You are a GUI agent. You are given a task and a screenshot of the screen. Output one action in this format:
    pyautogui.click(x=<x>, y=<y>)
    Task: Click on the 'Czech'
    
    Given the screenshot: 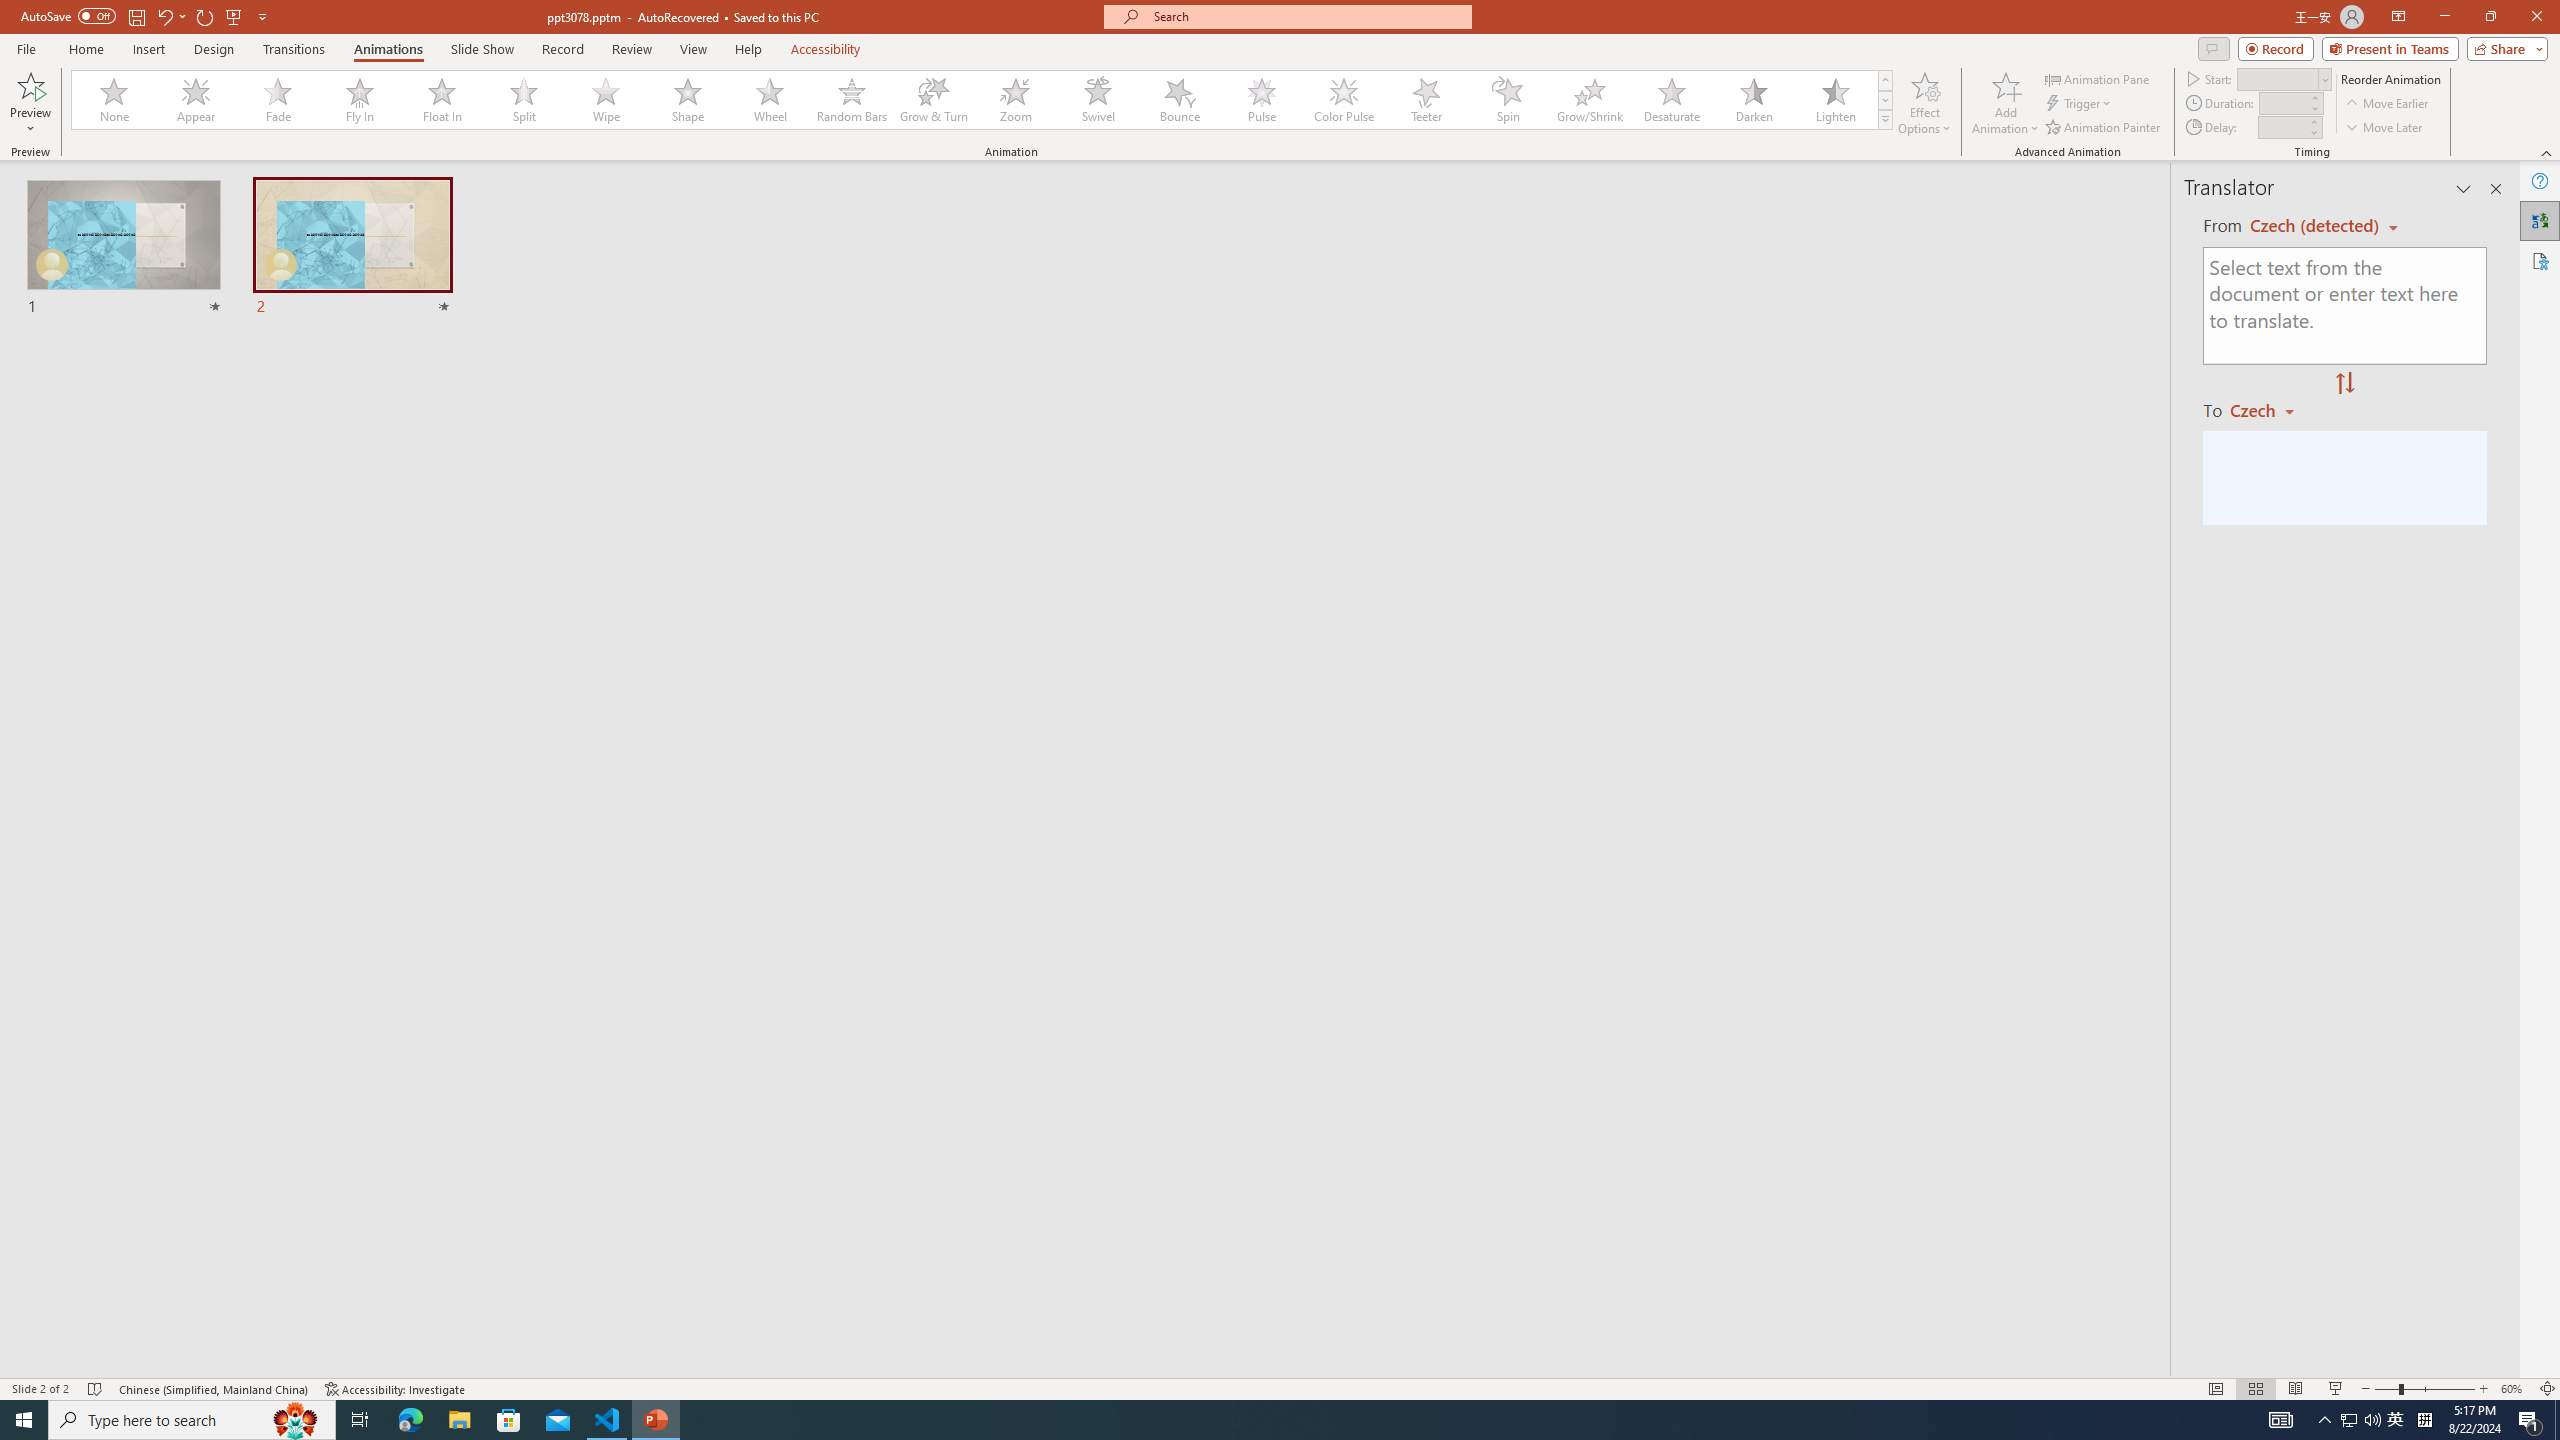 What is the action you would take?
    pyautogui.click(x=2270, y=409)
    